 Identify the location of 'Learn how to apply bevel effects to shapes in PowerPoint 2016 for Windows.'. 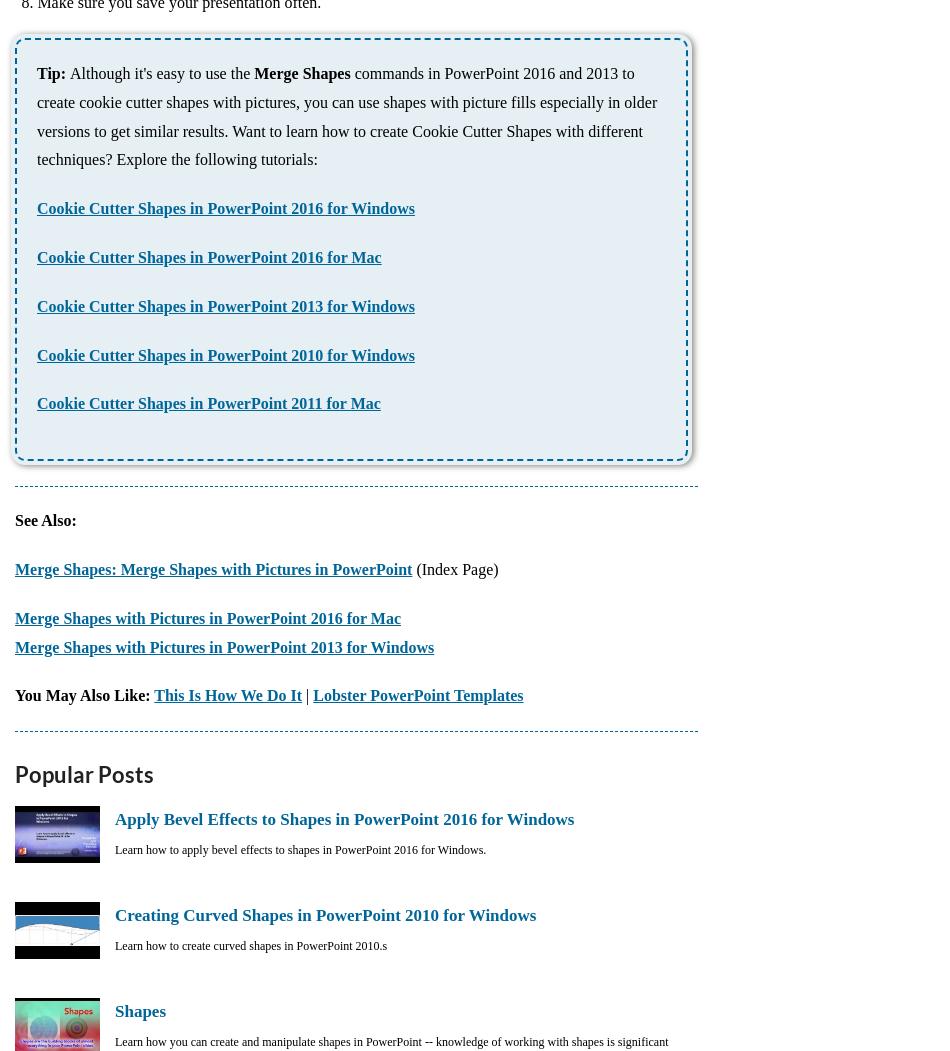
(299, 849).